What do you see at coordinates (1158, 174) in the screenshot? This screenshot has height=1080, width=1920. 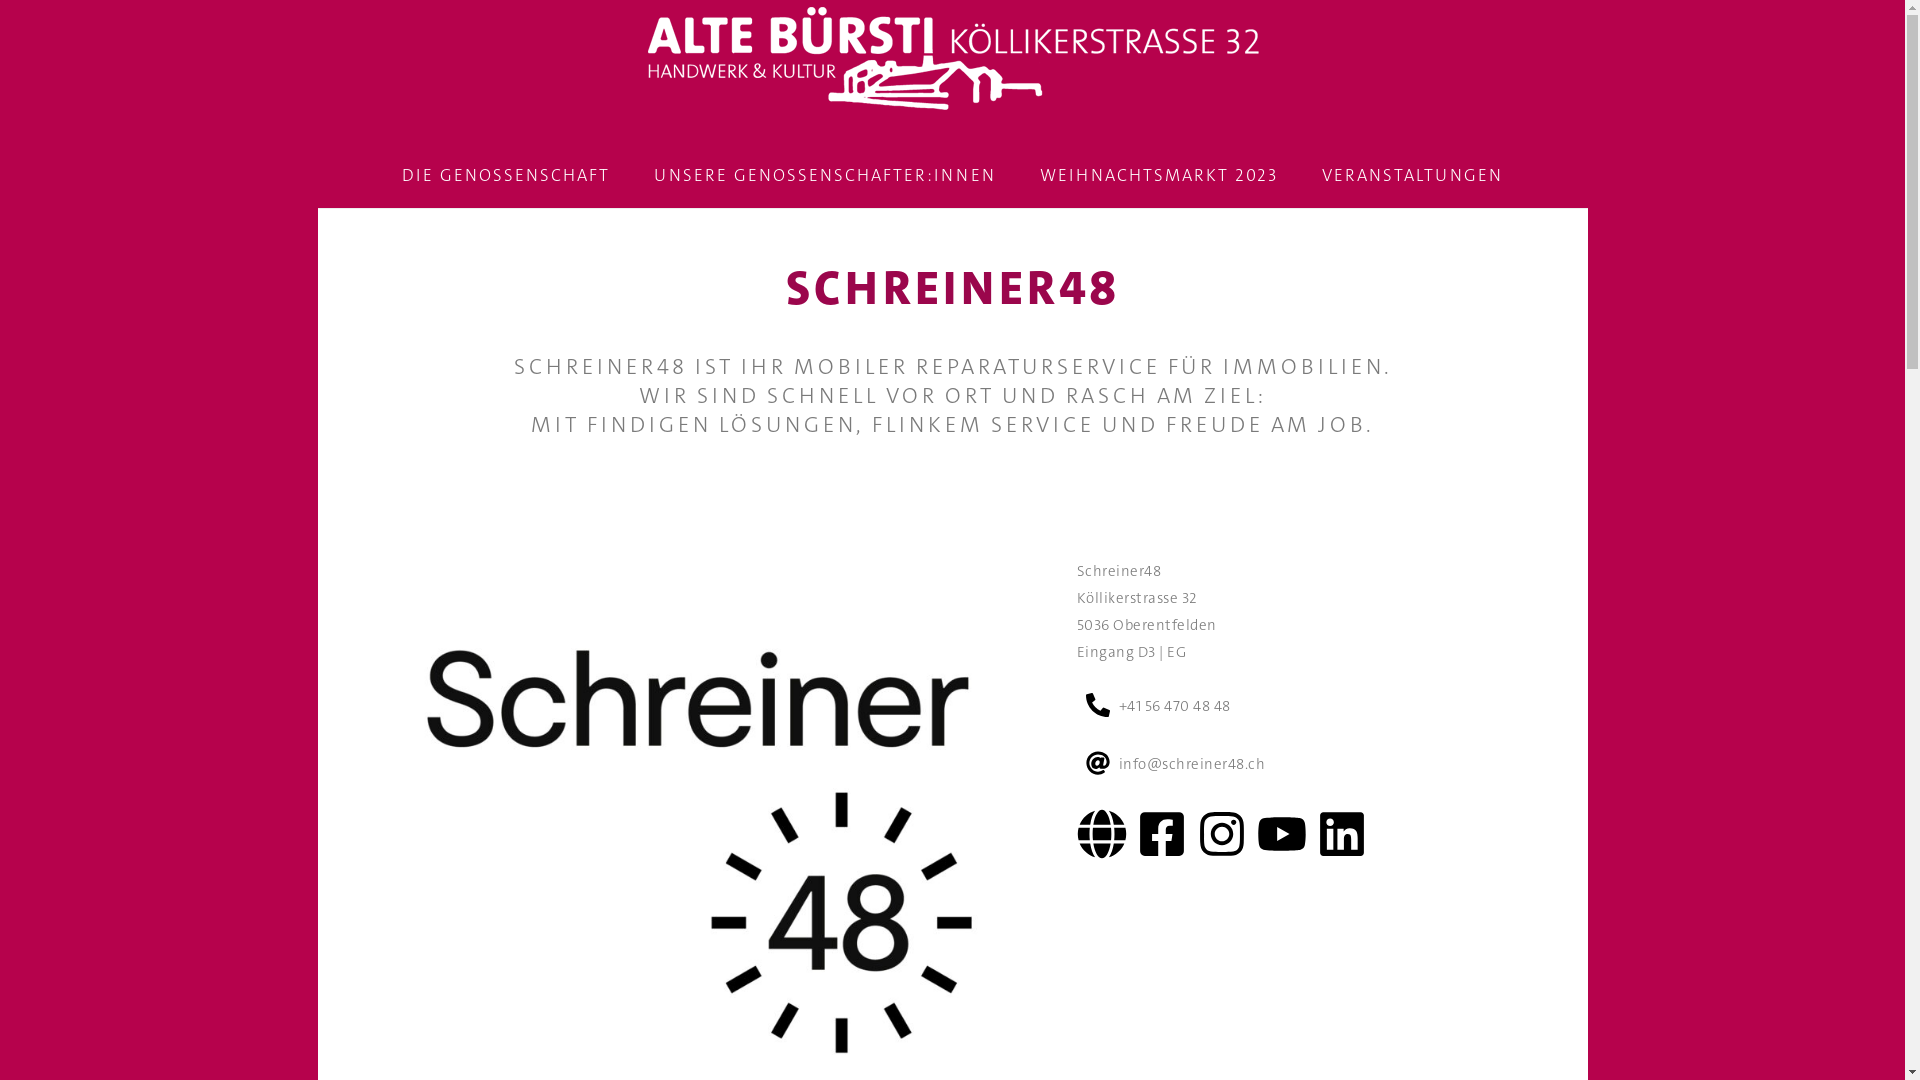 I see `'WEIHNACHTSMARKT 2023'` at bounding box center [1158, 174].